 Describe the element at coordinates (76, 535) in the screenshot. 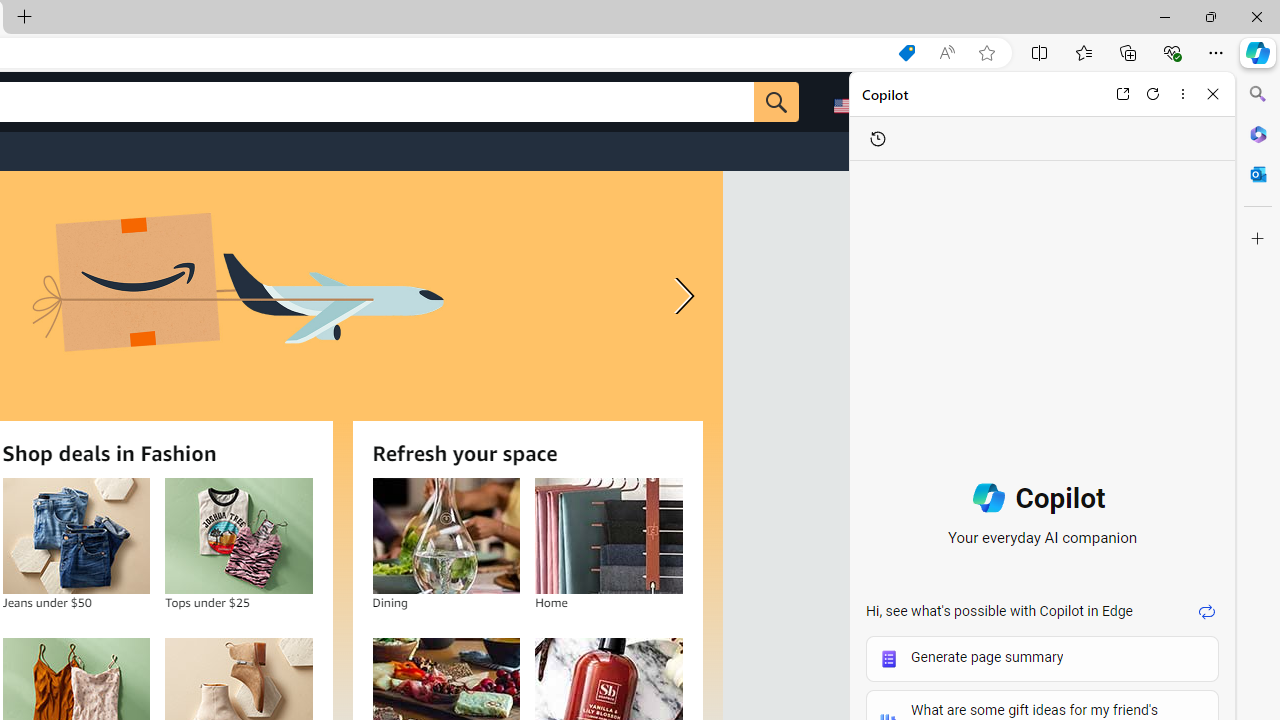

I see `'Jeans under $50'` at that location.